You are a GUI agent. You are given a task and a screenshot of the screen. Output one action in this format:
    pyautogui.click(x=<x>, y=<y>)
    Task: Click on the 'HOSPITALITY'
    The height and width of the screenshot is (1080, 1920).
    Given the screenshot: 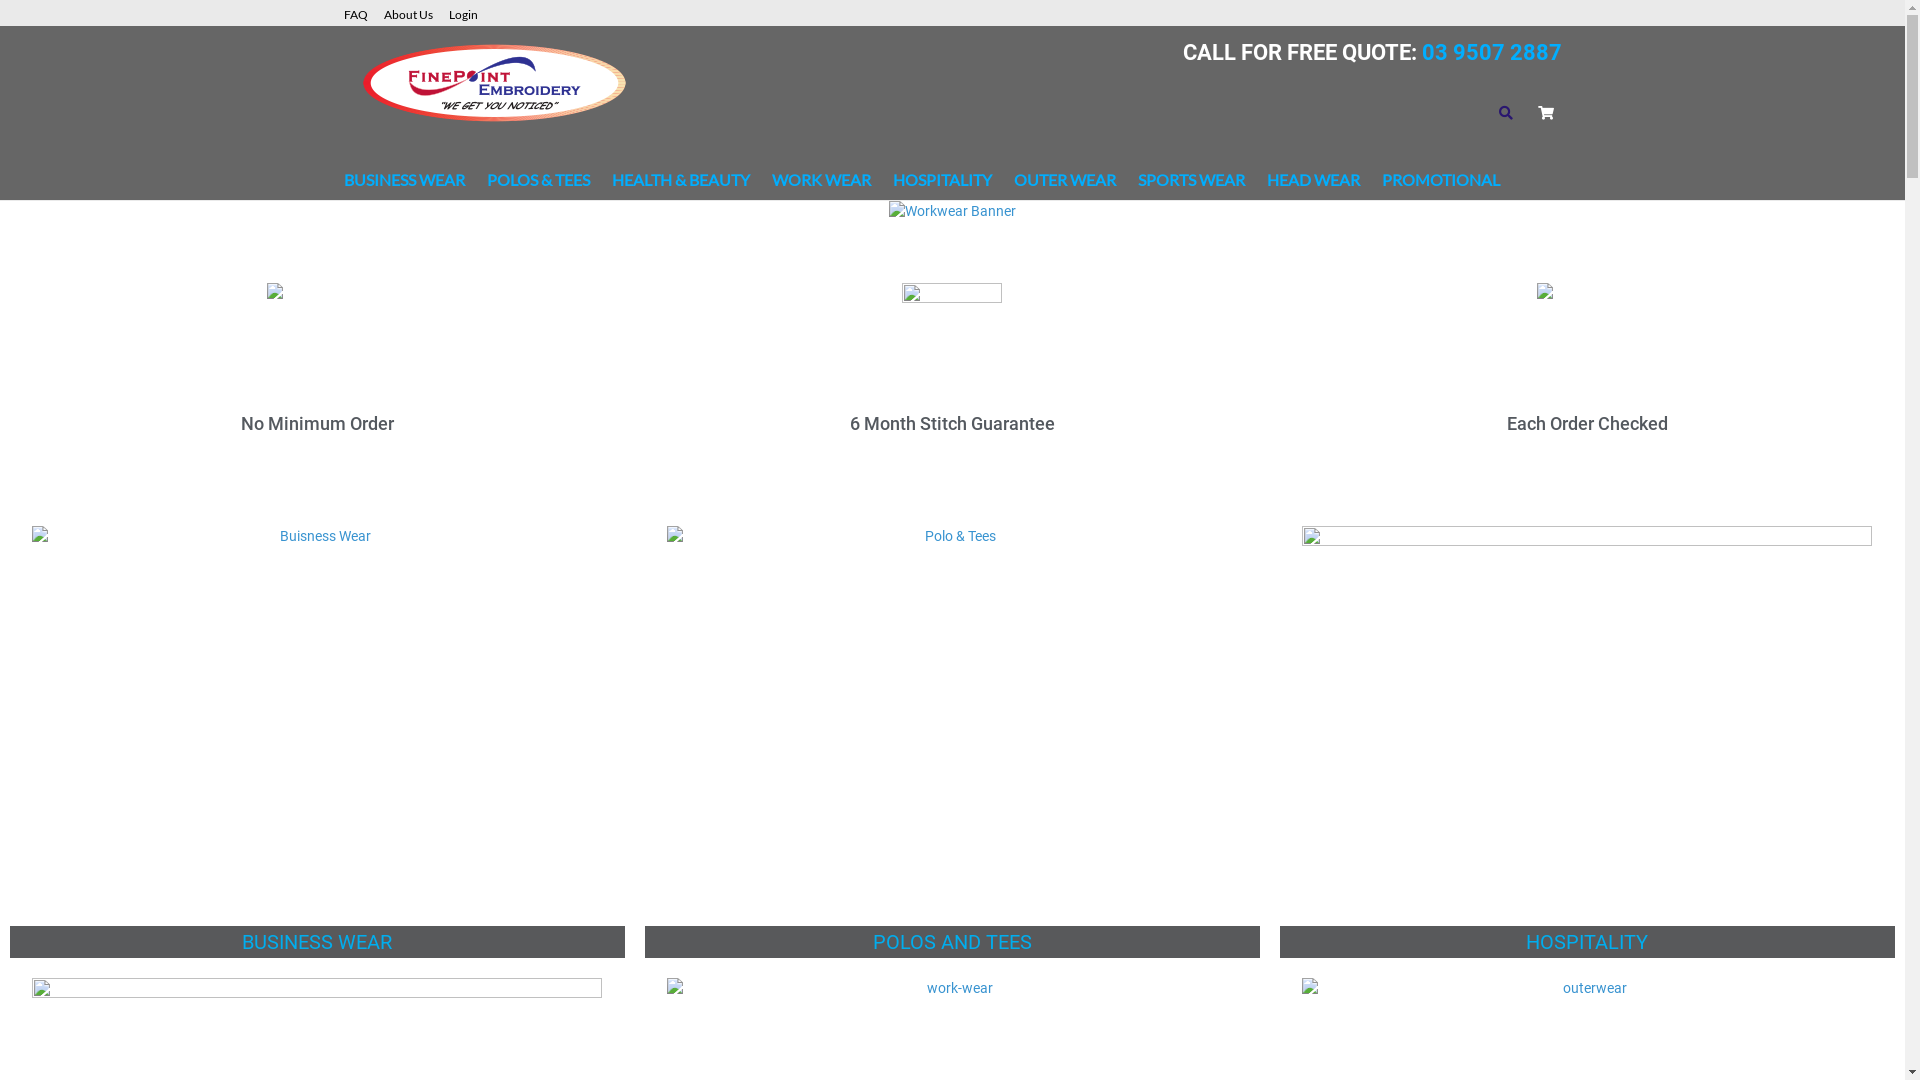 What is the action you would take?
    pyautogui.click(x=940, y=180)
    